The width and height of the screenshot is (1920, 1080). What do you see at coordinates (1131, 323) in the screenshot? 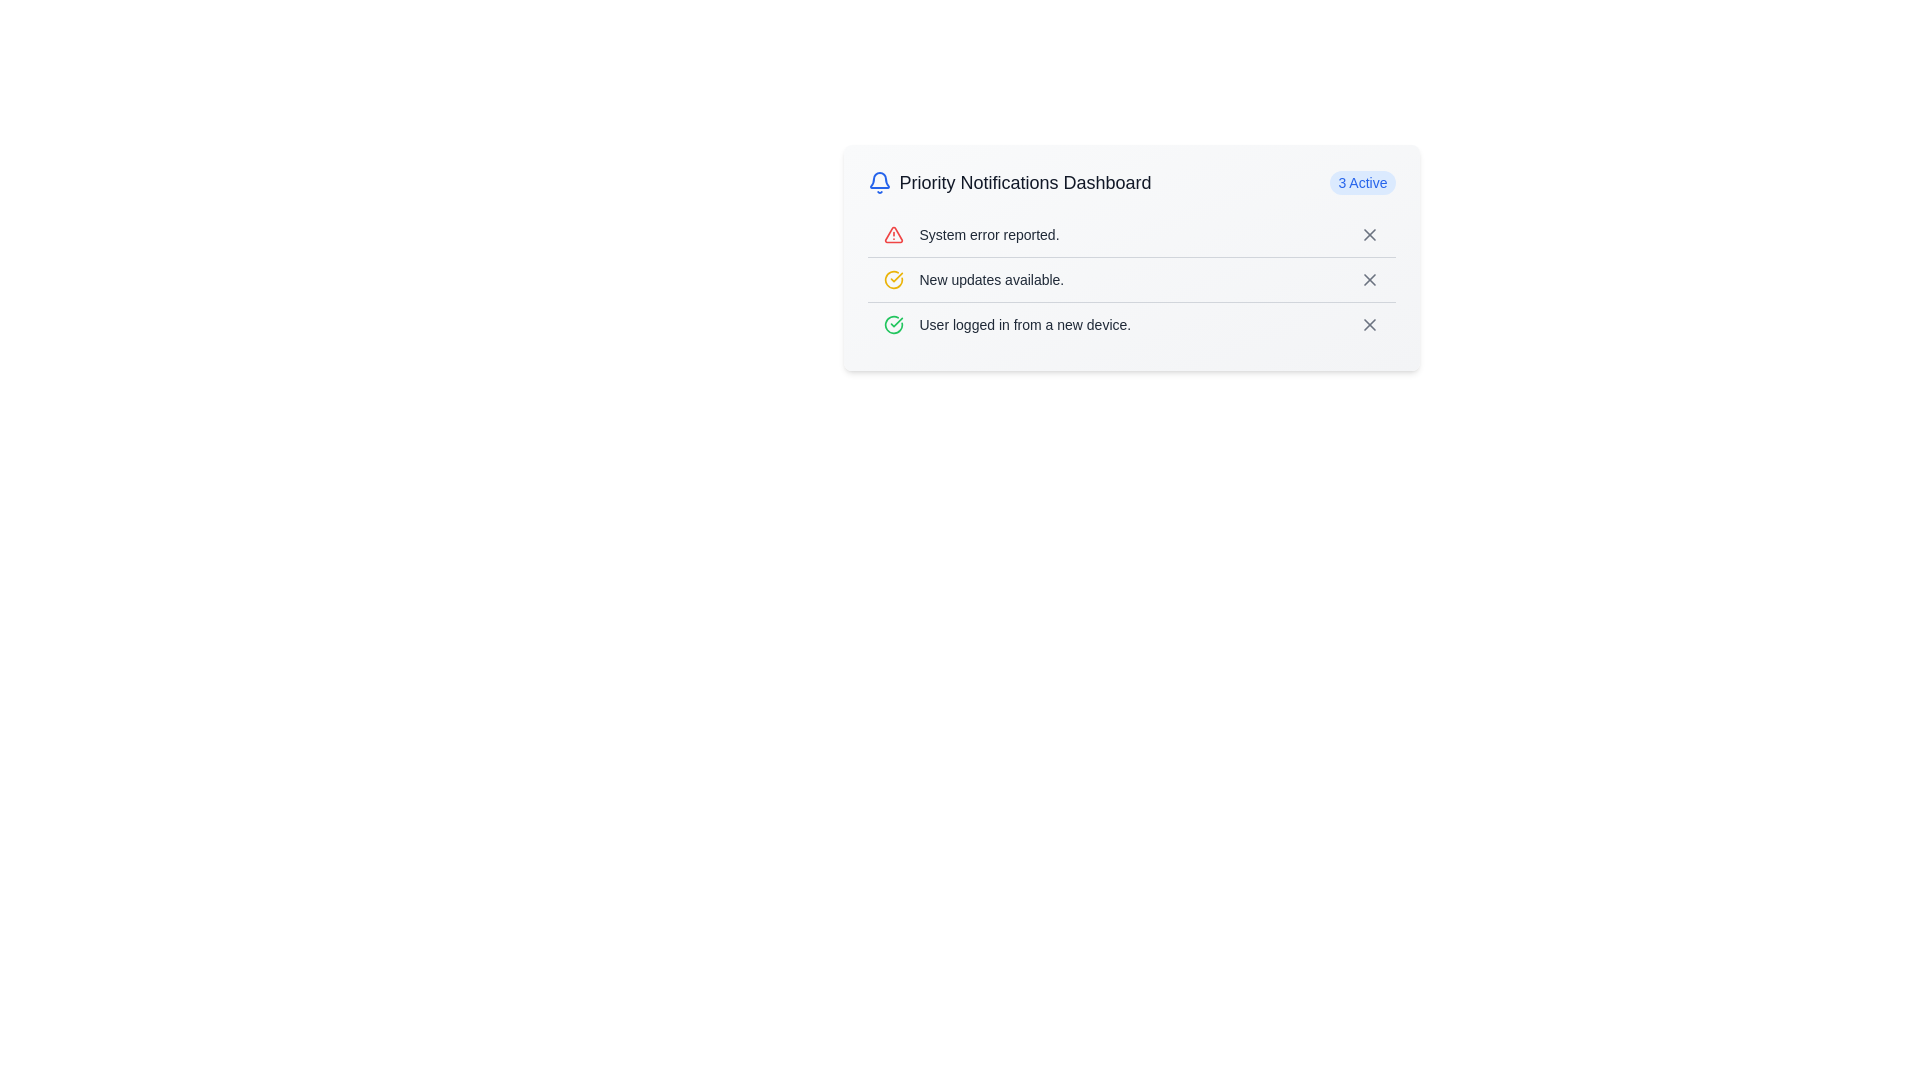
I see `the third notification entry in the 'Priority Notifications Dashboard', which provides information about a security-related event` at bounding box center [1131, 323].